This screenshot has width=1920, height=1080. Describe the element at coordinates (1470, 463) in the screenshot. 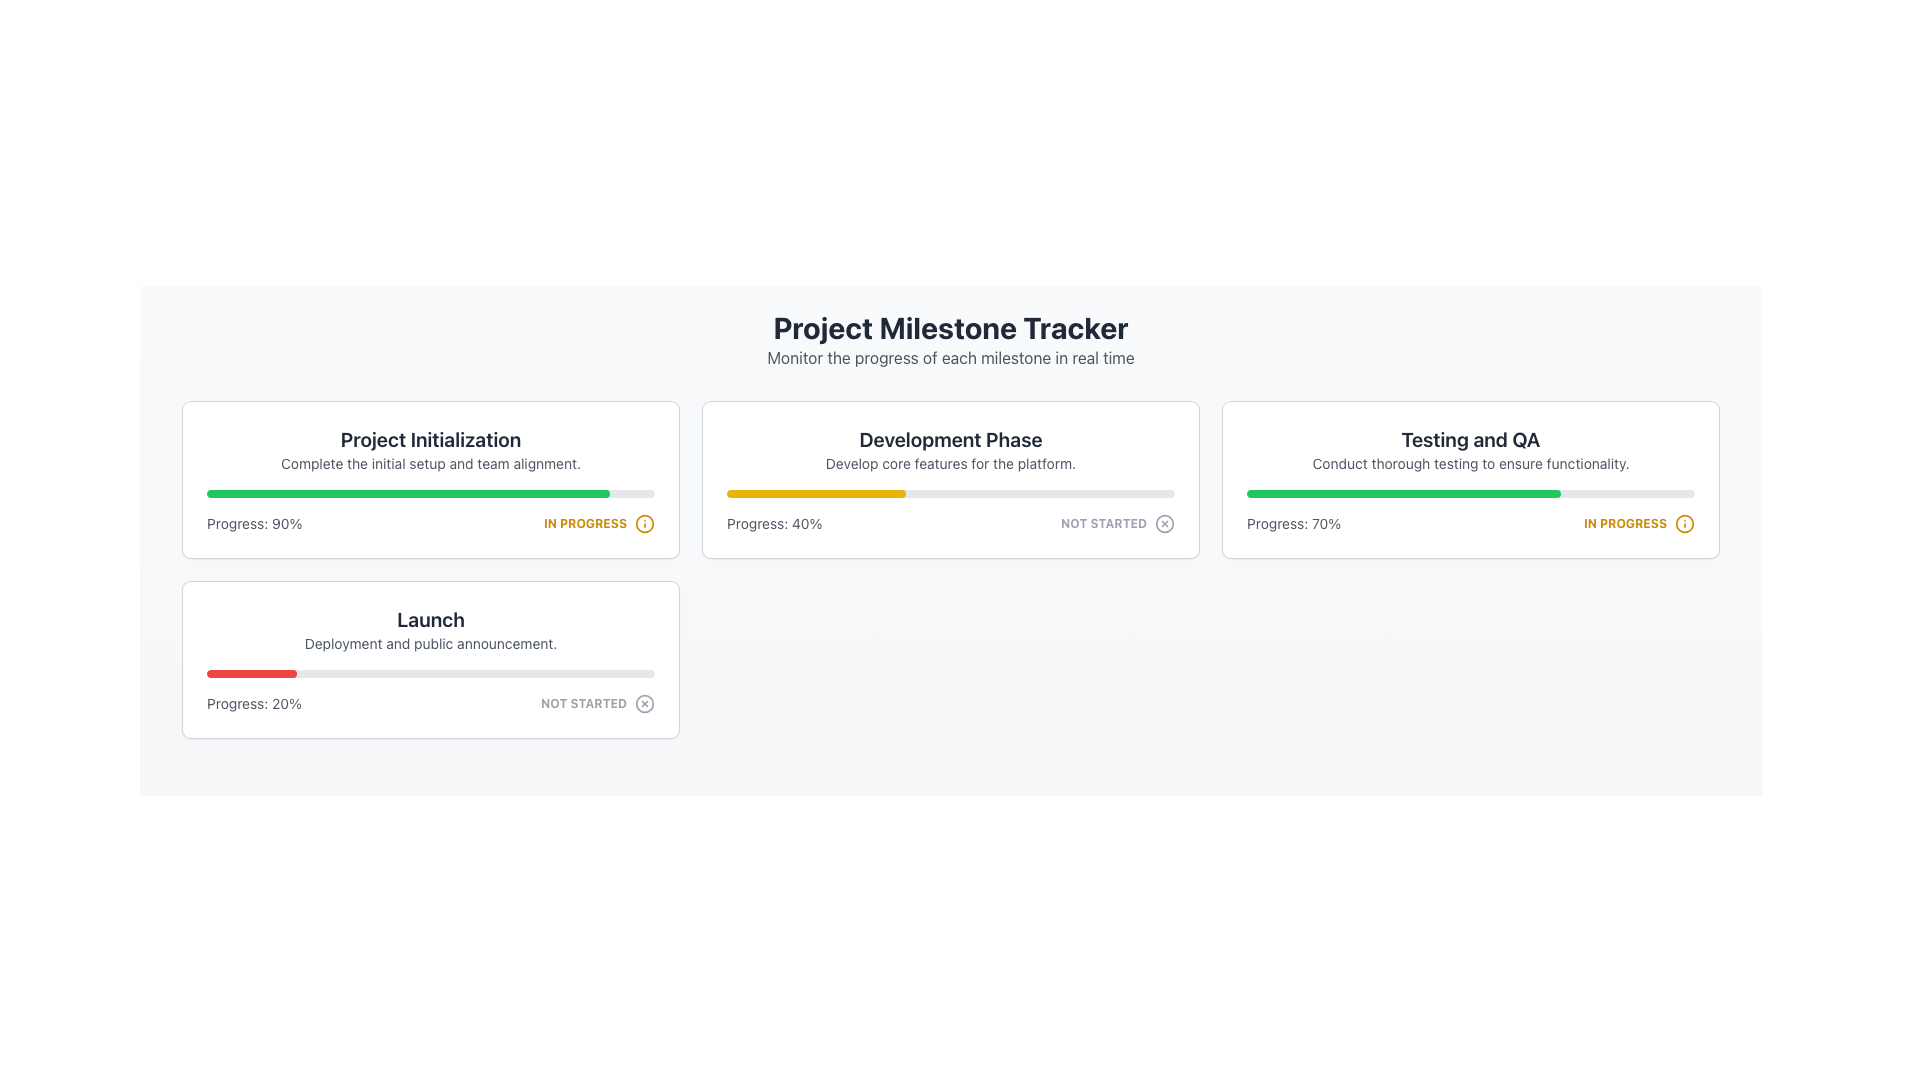

I see `text located in the upper-right quadrant of the interface below the 'Testing and QA' heading` at that location.